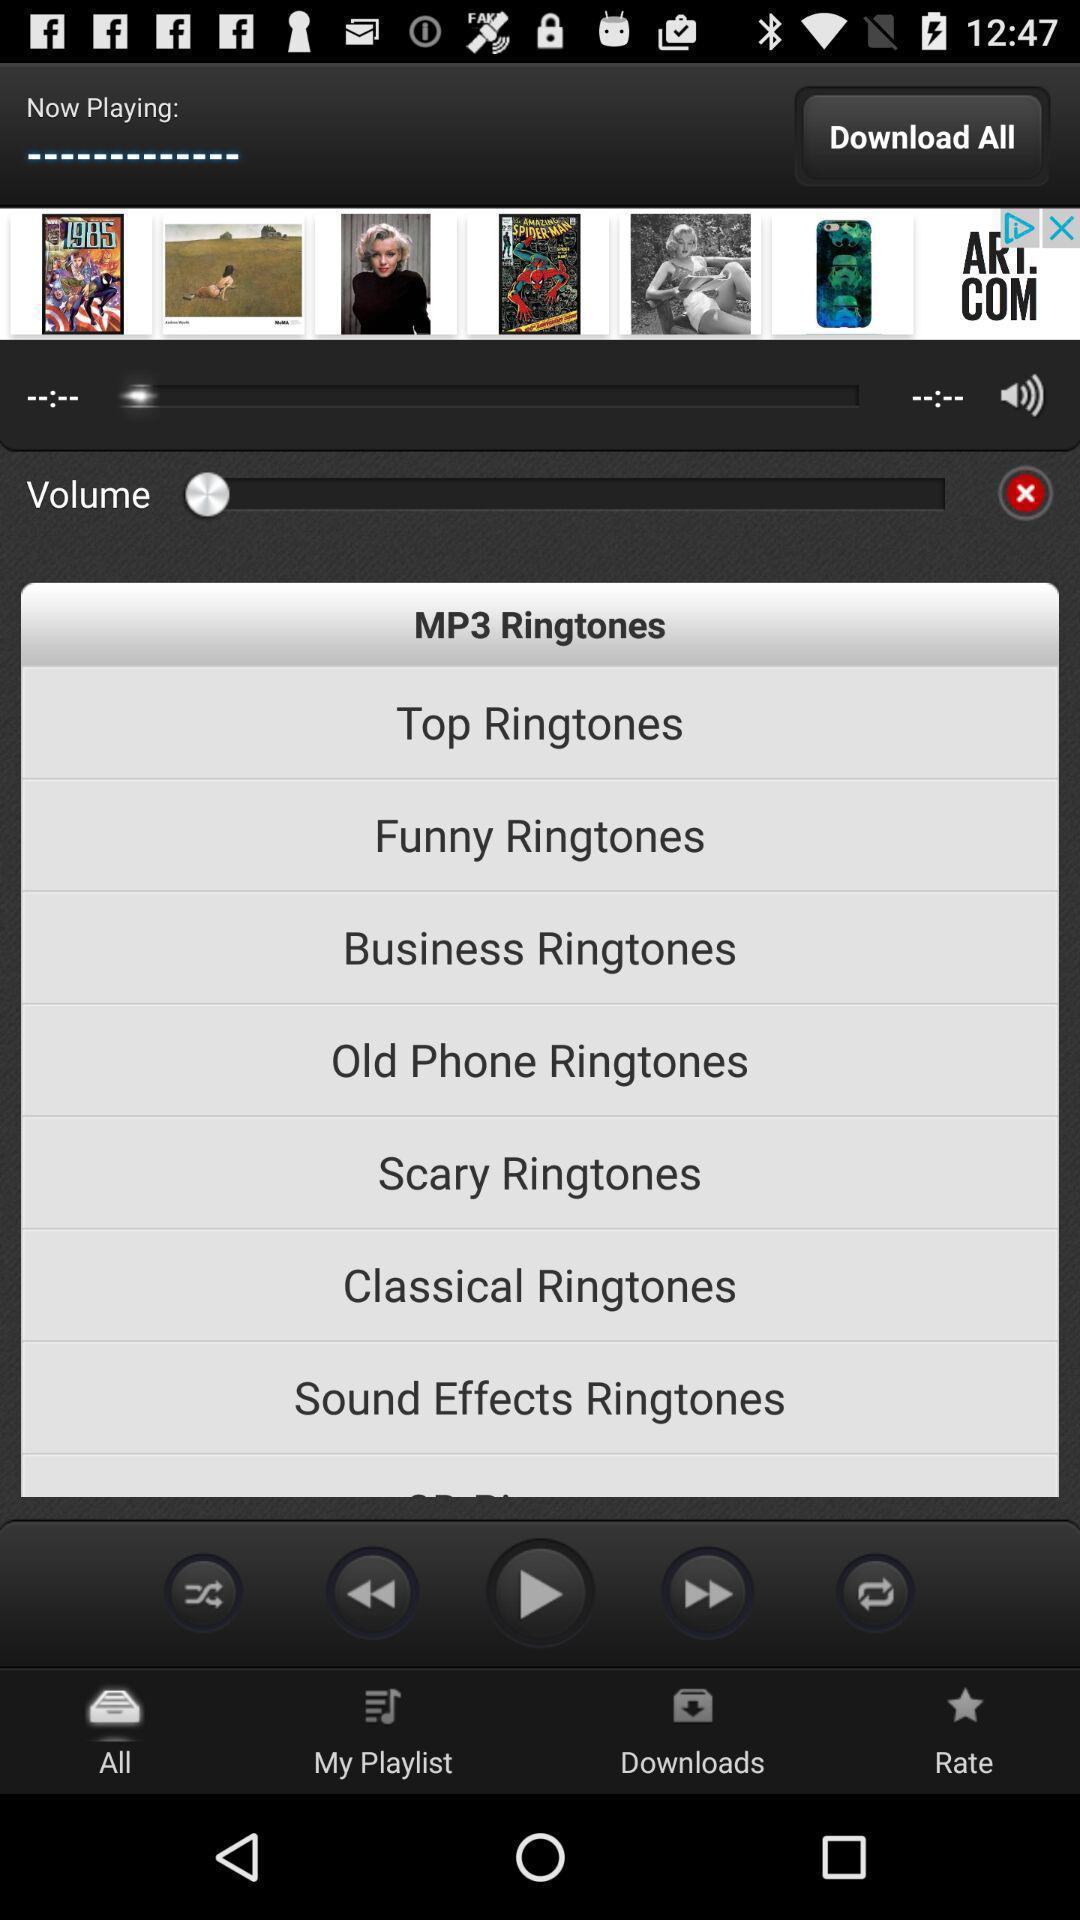  I want to click on fast forward song, so click(707, 1591).